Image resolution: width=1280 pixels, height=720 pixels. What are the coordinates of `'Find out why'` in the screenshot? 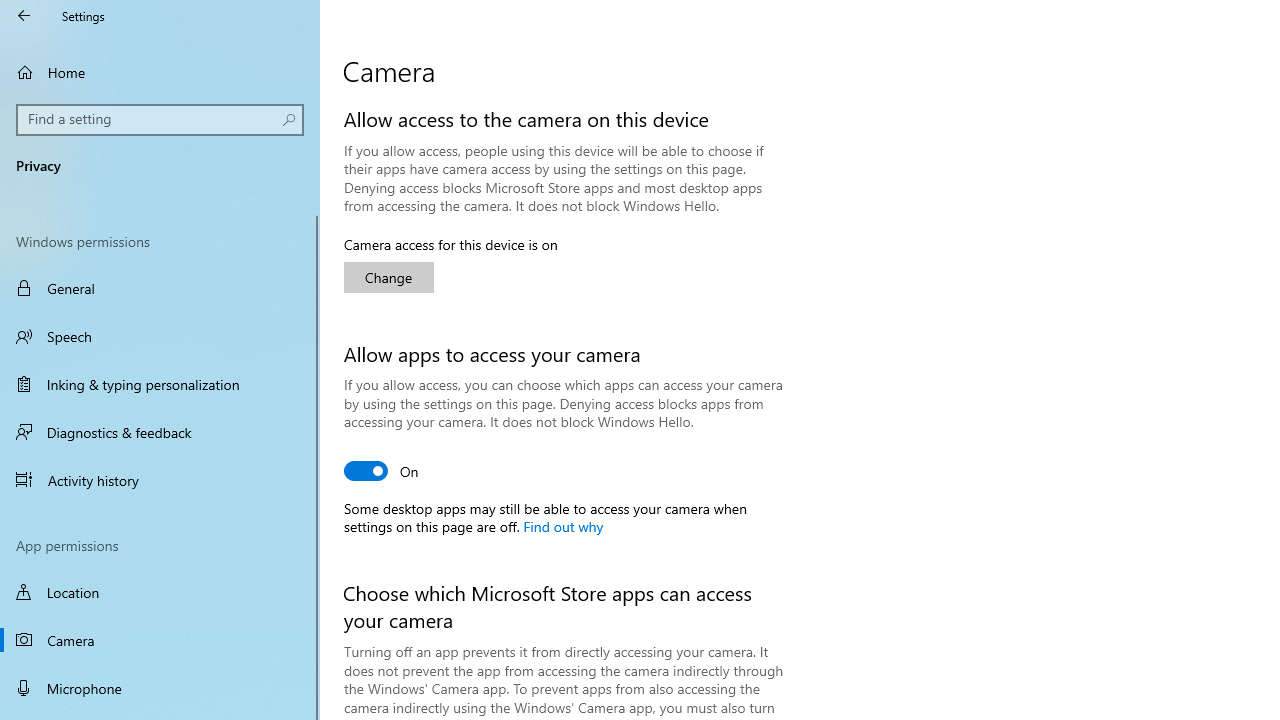 It's located at (561, 524).